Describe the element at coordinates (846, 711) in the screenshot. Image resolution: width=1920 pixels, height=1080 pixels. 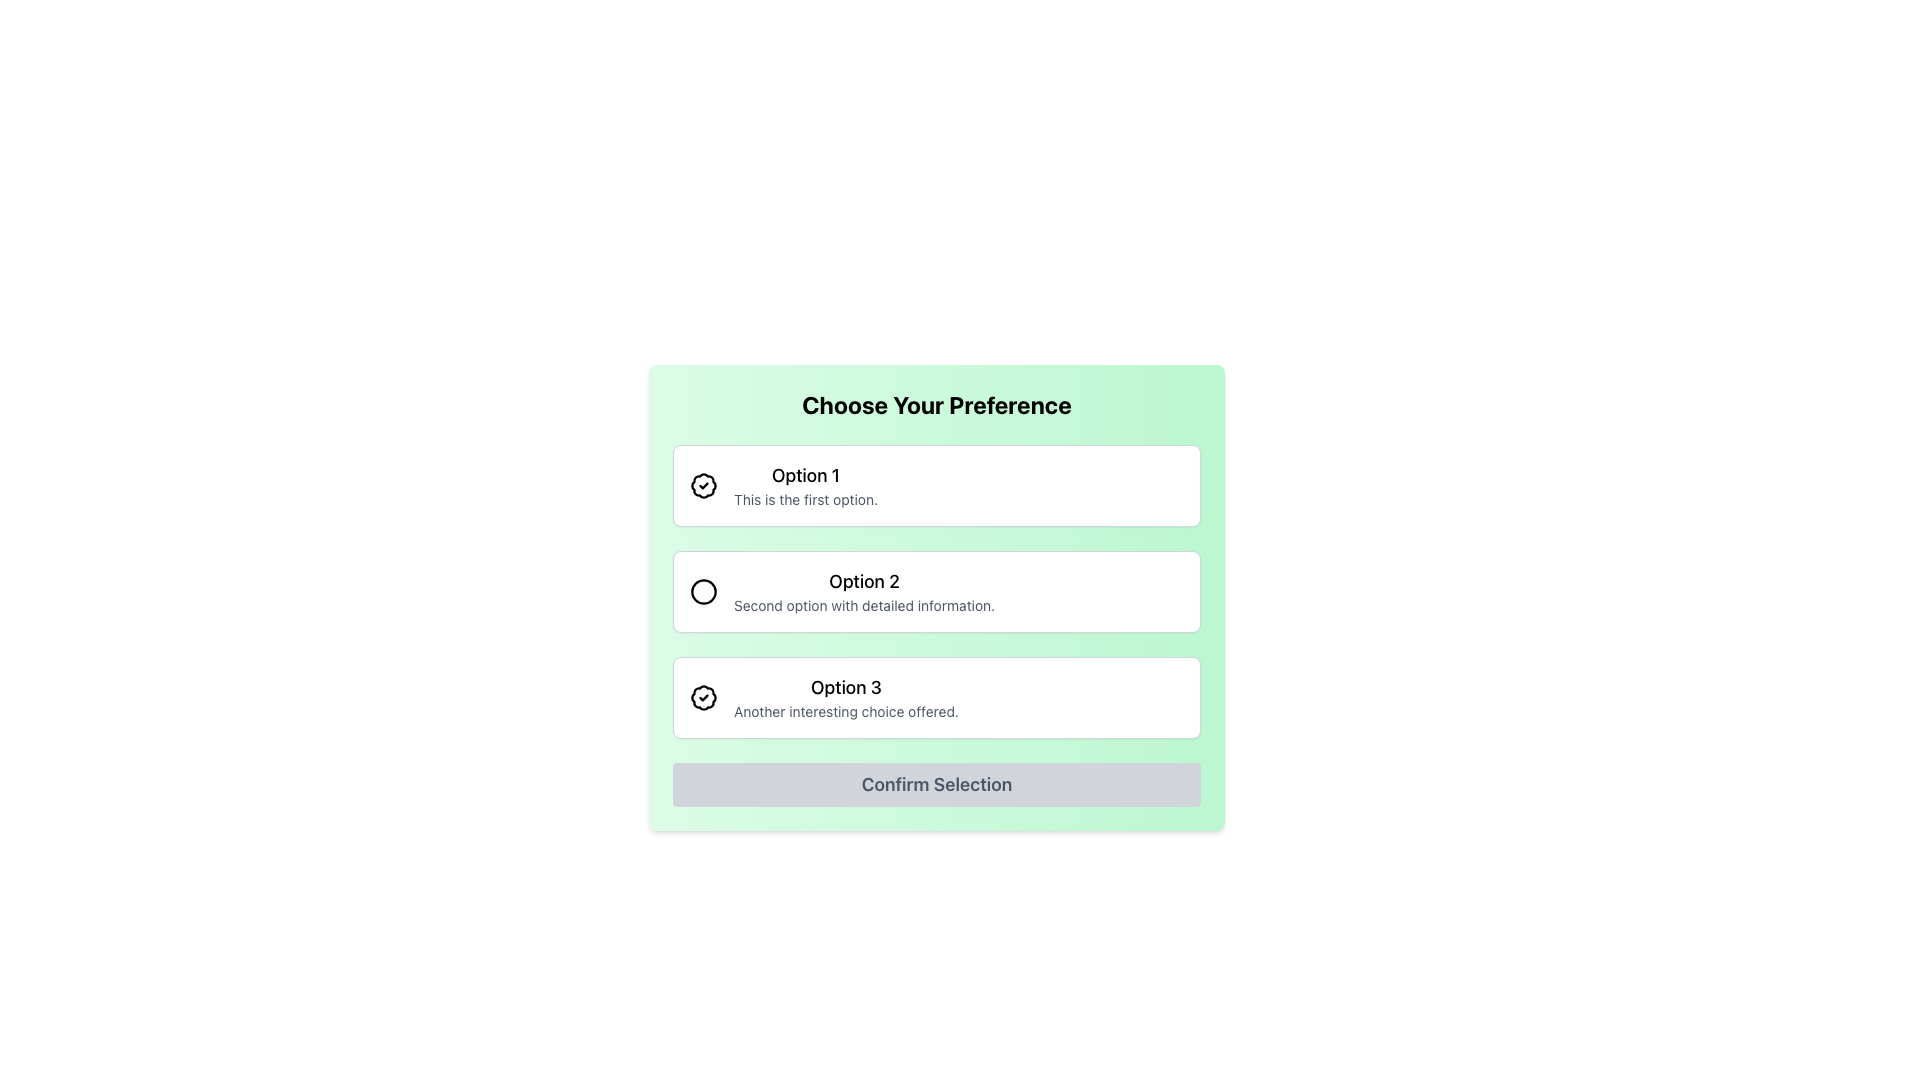
I see `the text label that contains 'Another interesting choice offered.' which is styled in a smaller gray font, located below 'Option 3' in the third option section` at that location.